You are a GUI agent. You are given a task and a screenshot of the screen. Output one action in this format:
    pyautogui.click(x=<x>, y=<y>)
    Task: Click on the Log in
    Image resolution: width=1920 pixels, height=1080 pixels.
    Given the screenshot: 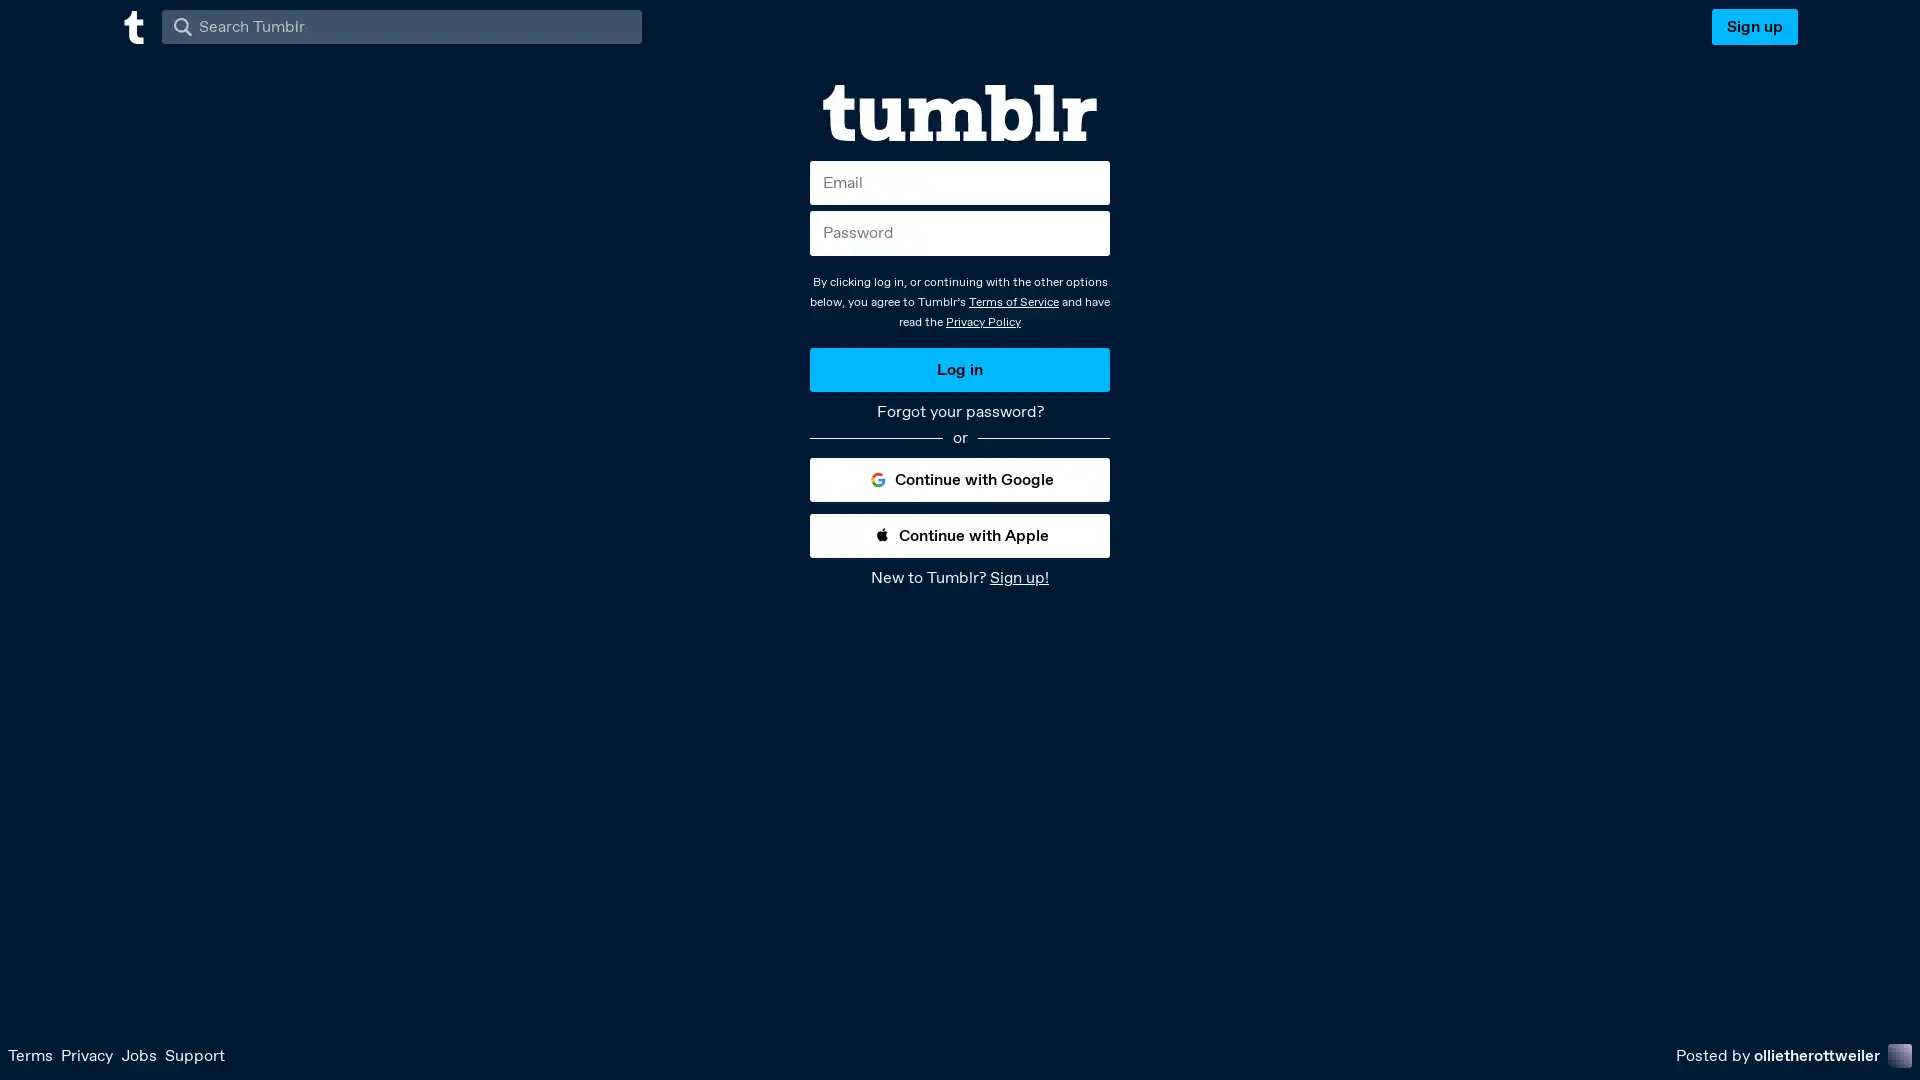 What is the action you would take?
    pyautogui.click(x=960, y=369)
    